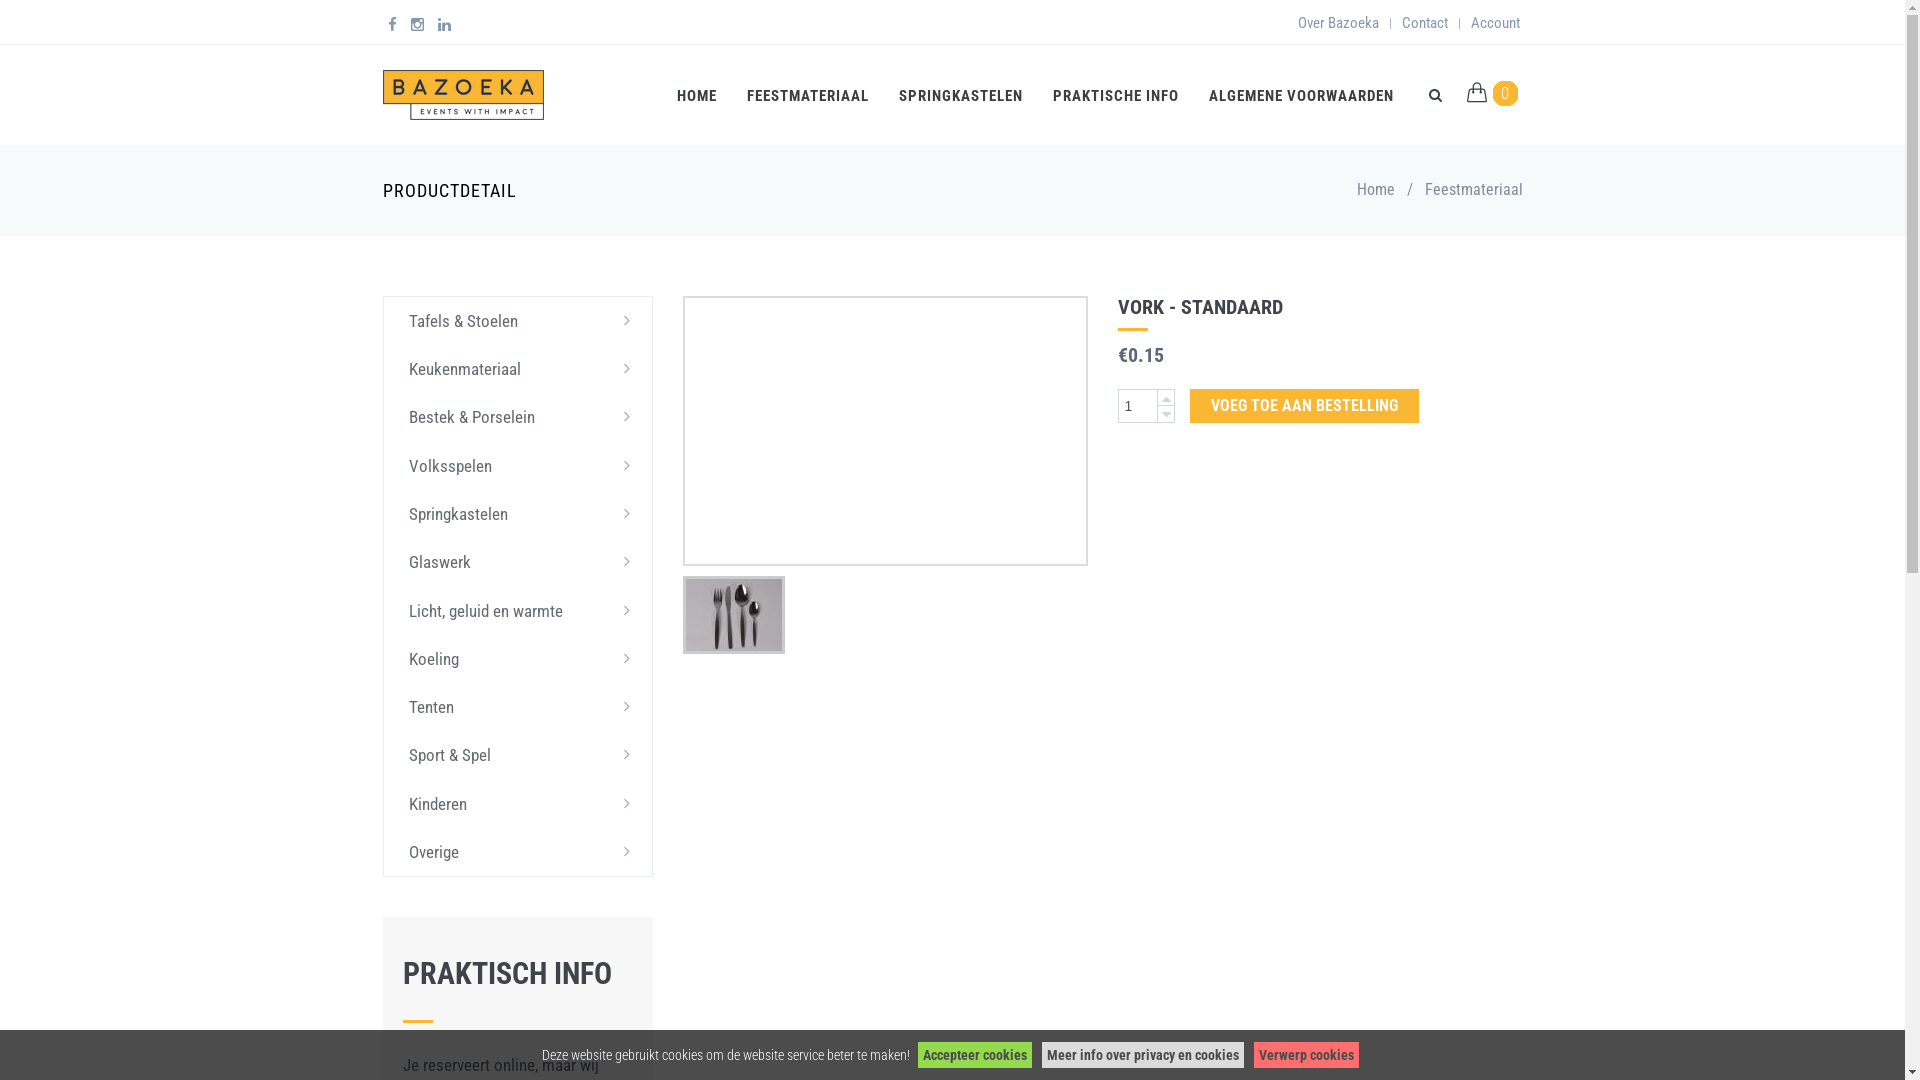  Describe the element at coordinates (518, 609) in the screenshot. I see `'Licht, geluid en warmte'` at that location.